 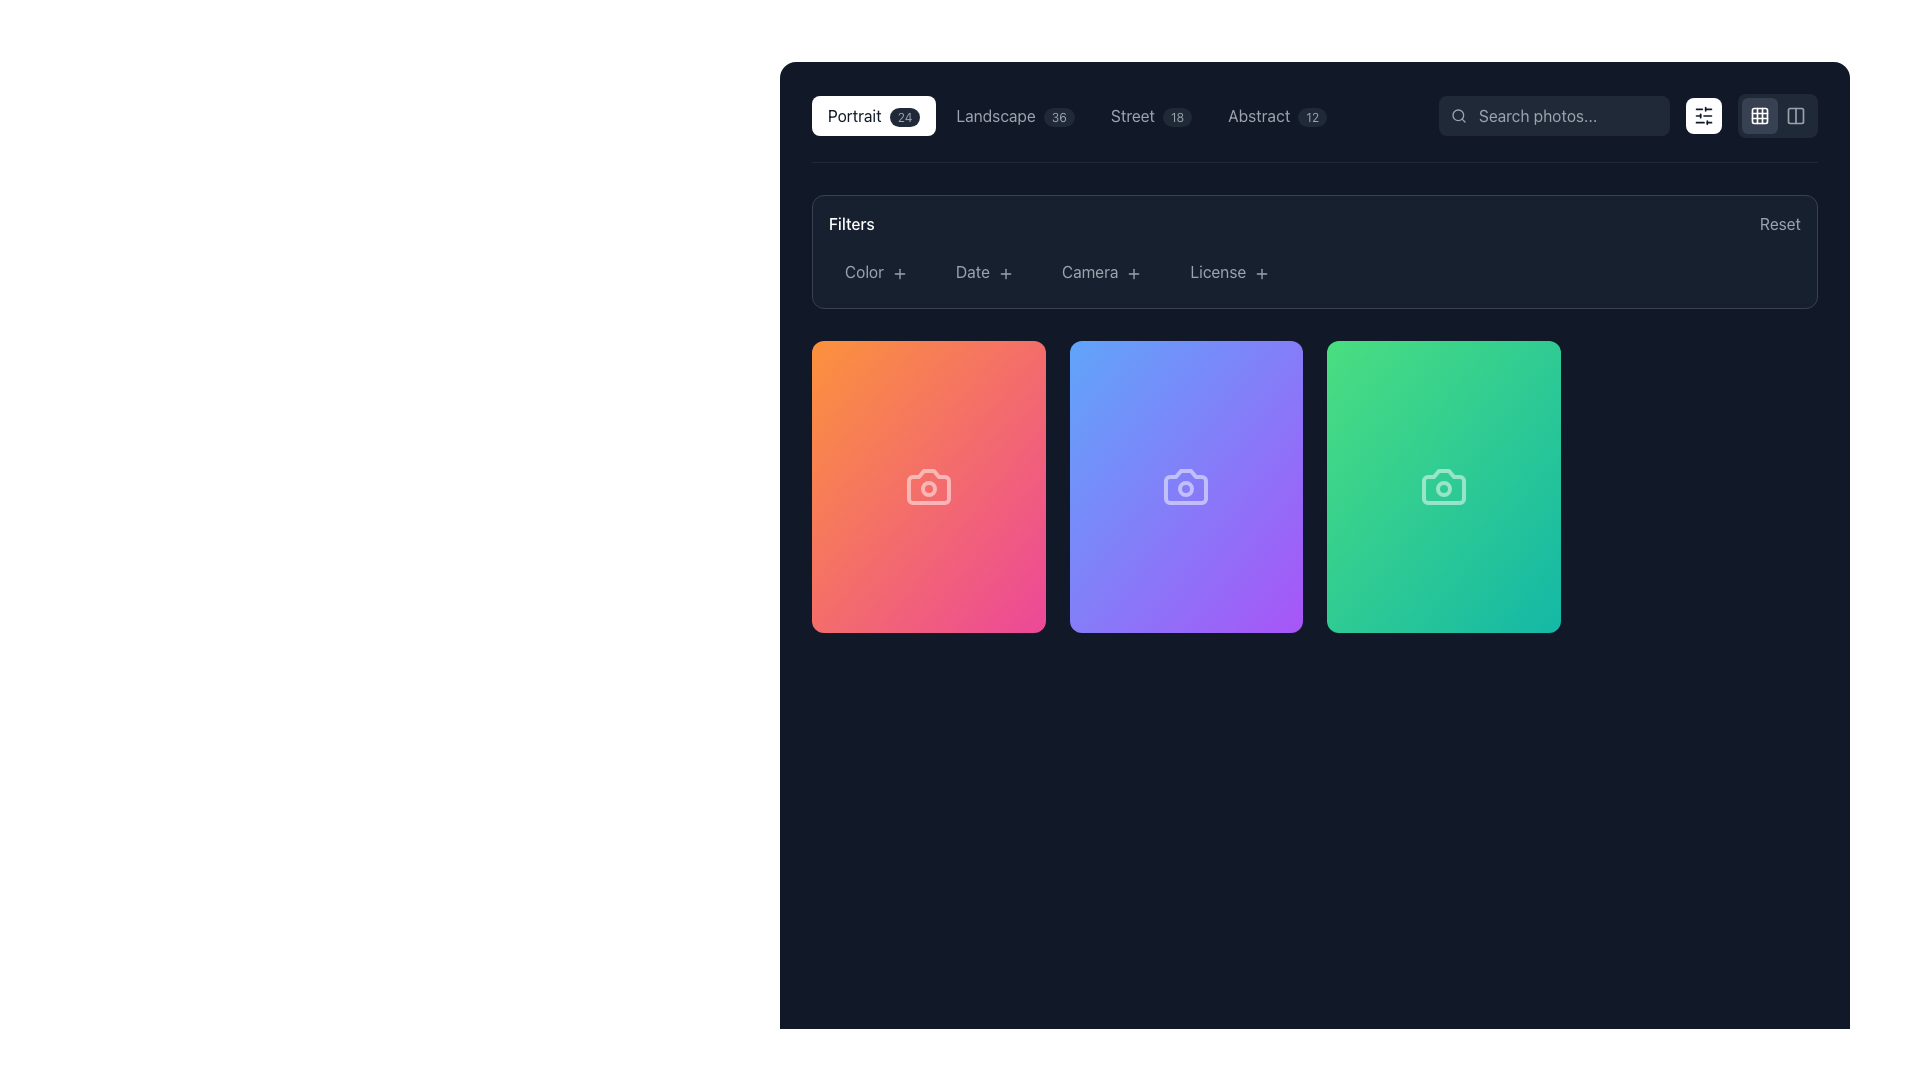 What do you see at coordinates (874, 115) in the screenshot?
I see `the 'Portrait' button with a badge displaying '24'` at bounding box center [874, 115].